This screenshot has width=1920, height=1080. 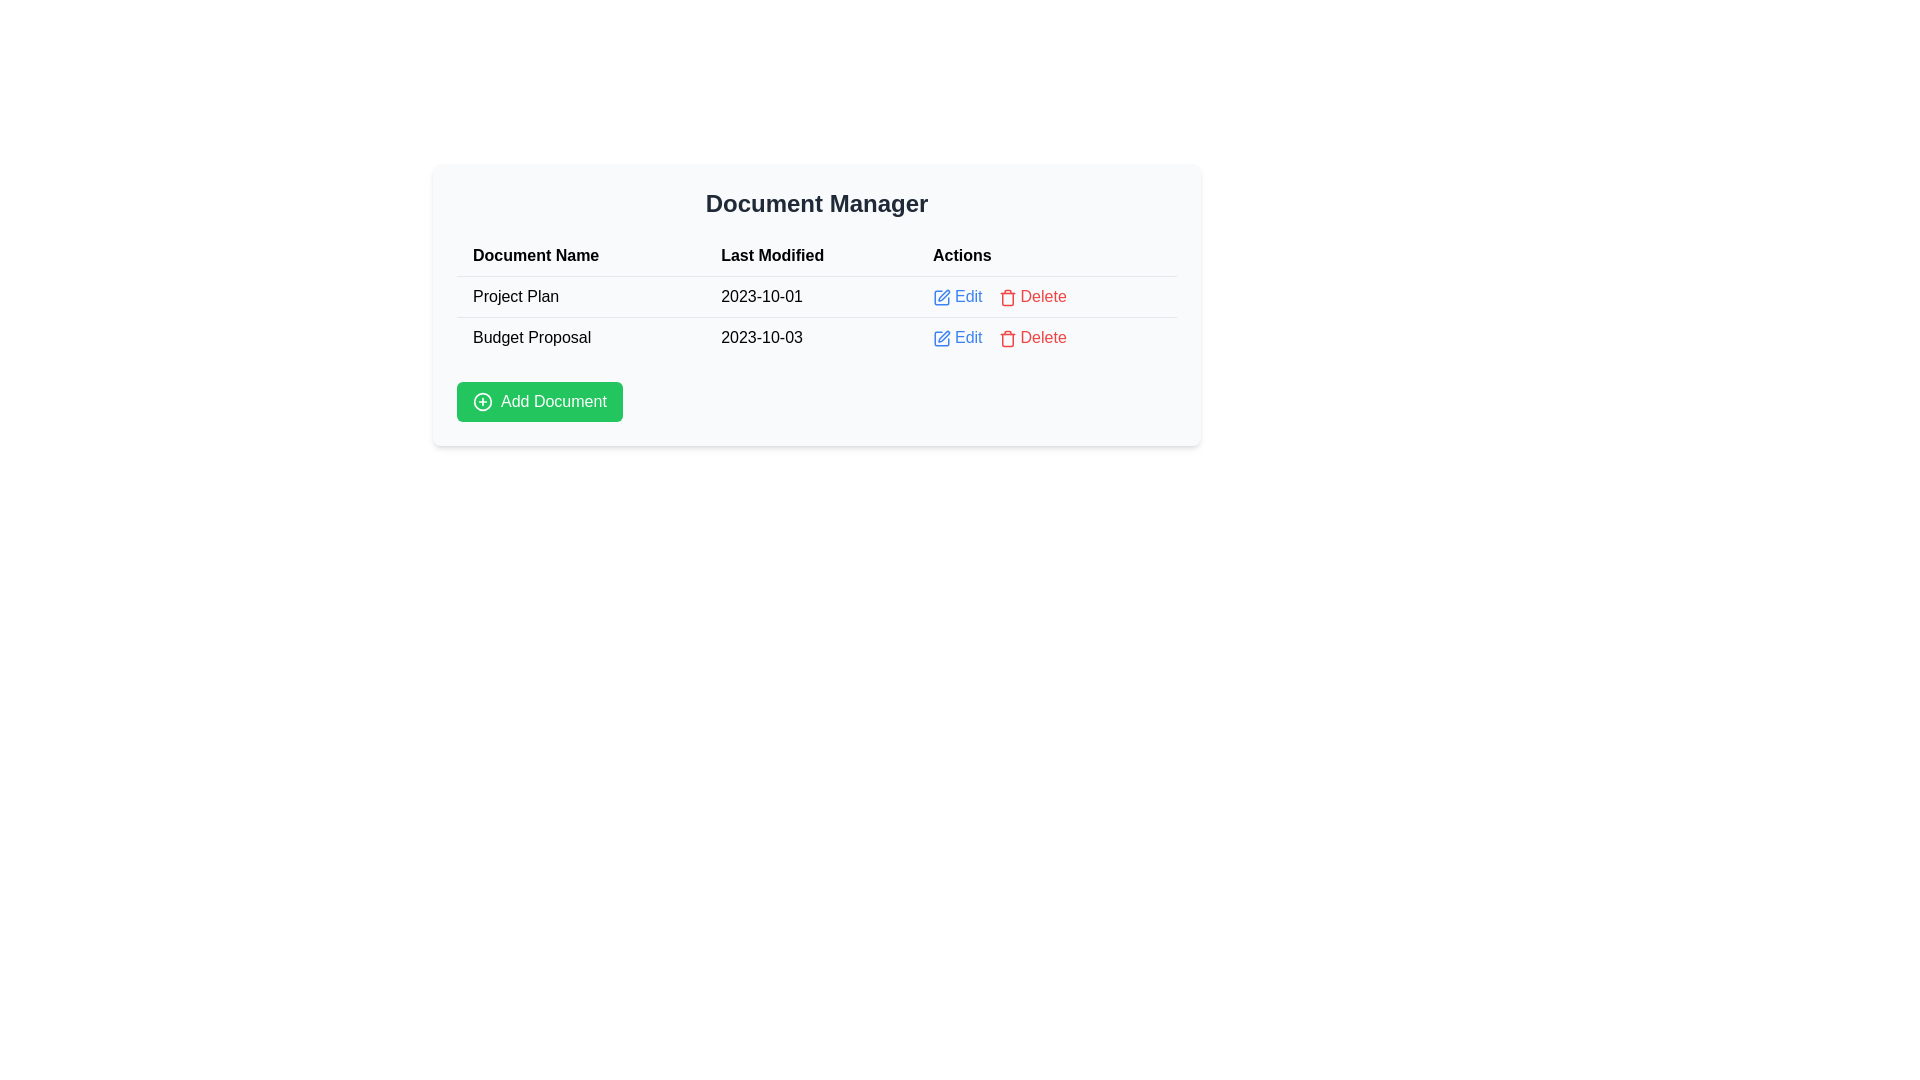 What do you see at coordinates (816, 335) in the screenshot?
I see `the 'Delete' button in the second row of the Document Manager table, which contains the text 'Budget Proposal', the date '2023-10-03', and actionable links styled in blue and red` at bounding box center [816, 335].